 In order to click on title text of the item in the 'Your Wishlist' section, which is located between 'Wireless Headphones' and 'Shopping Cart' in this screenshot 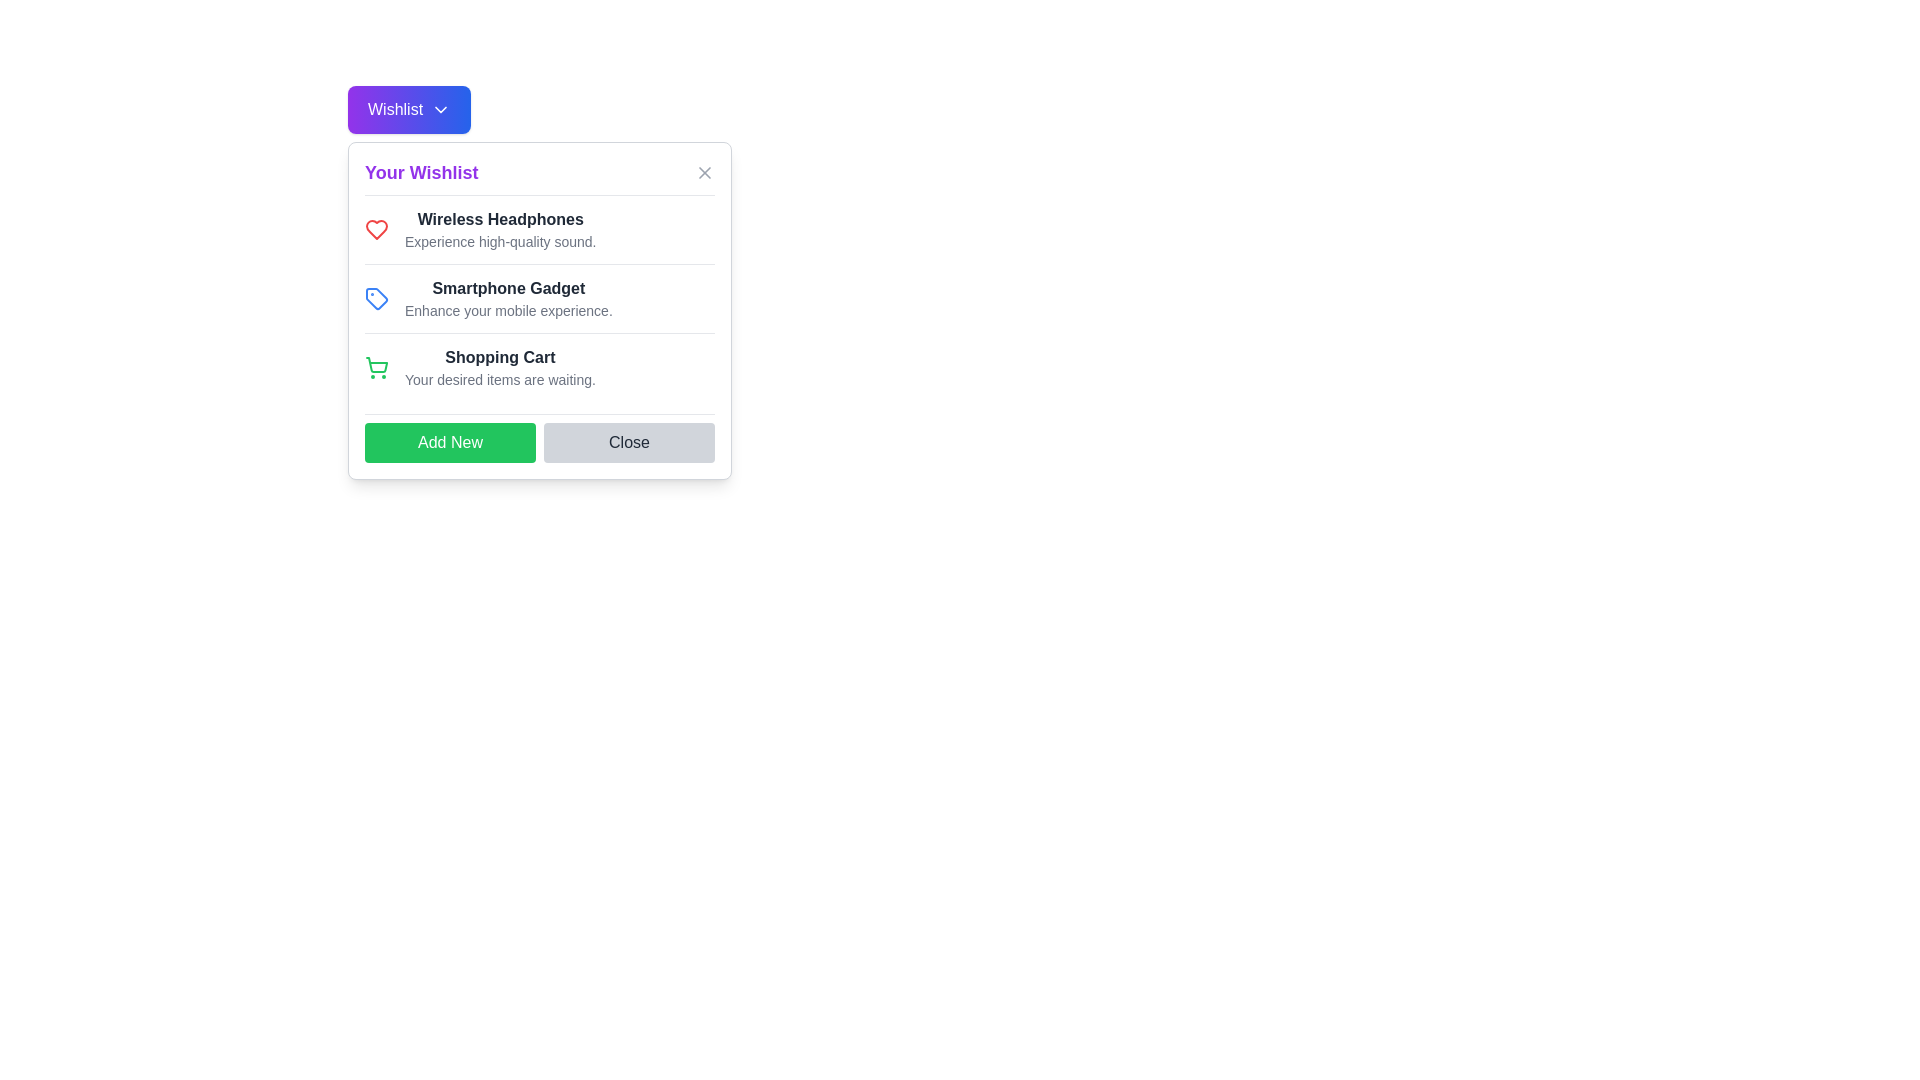, I will do `click(508, 289)`.